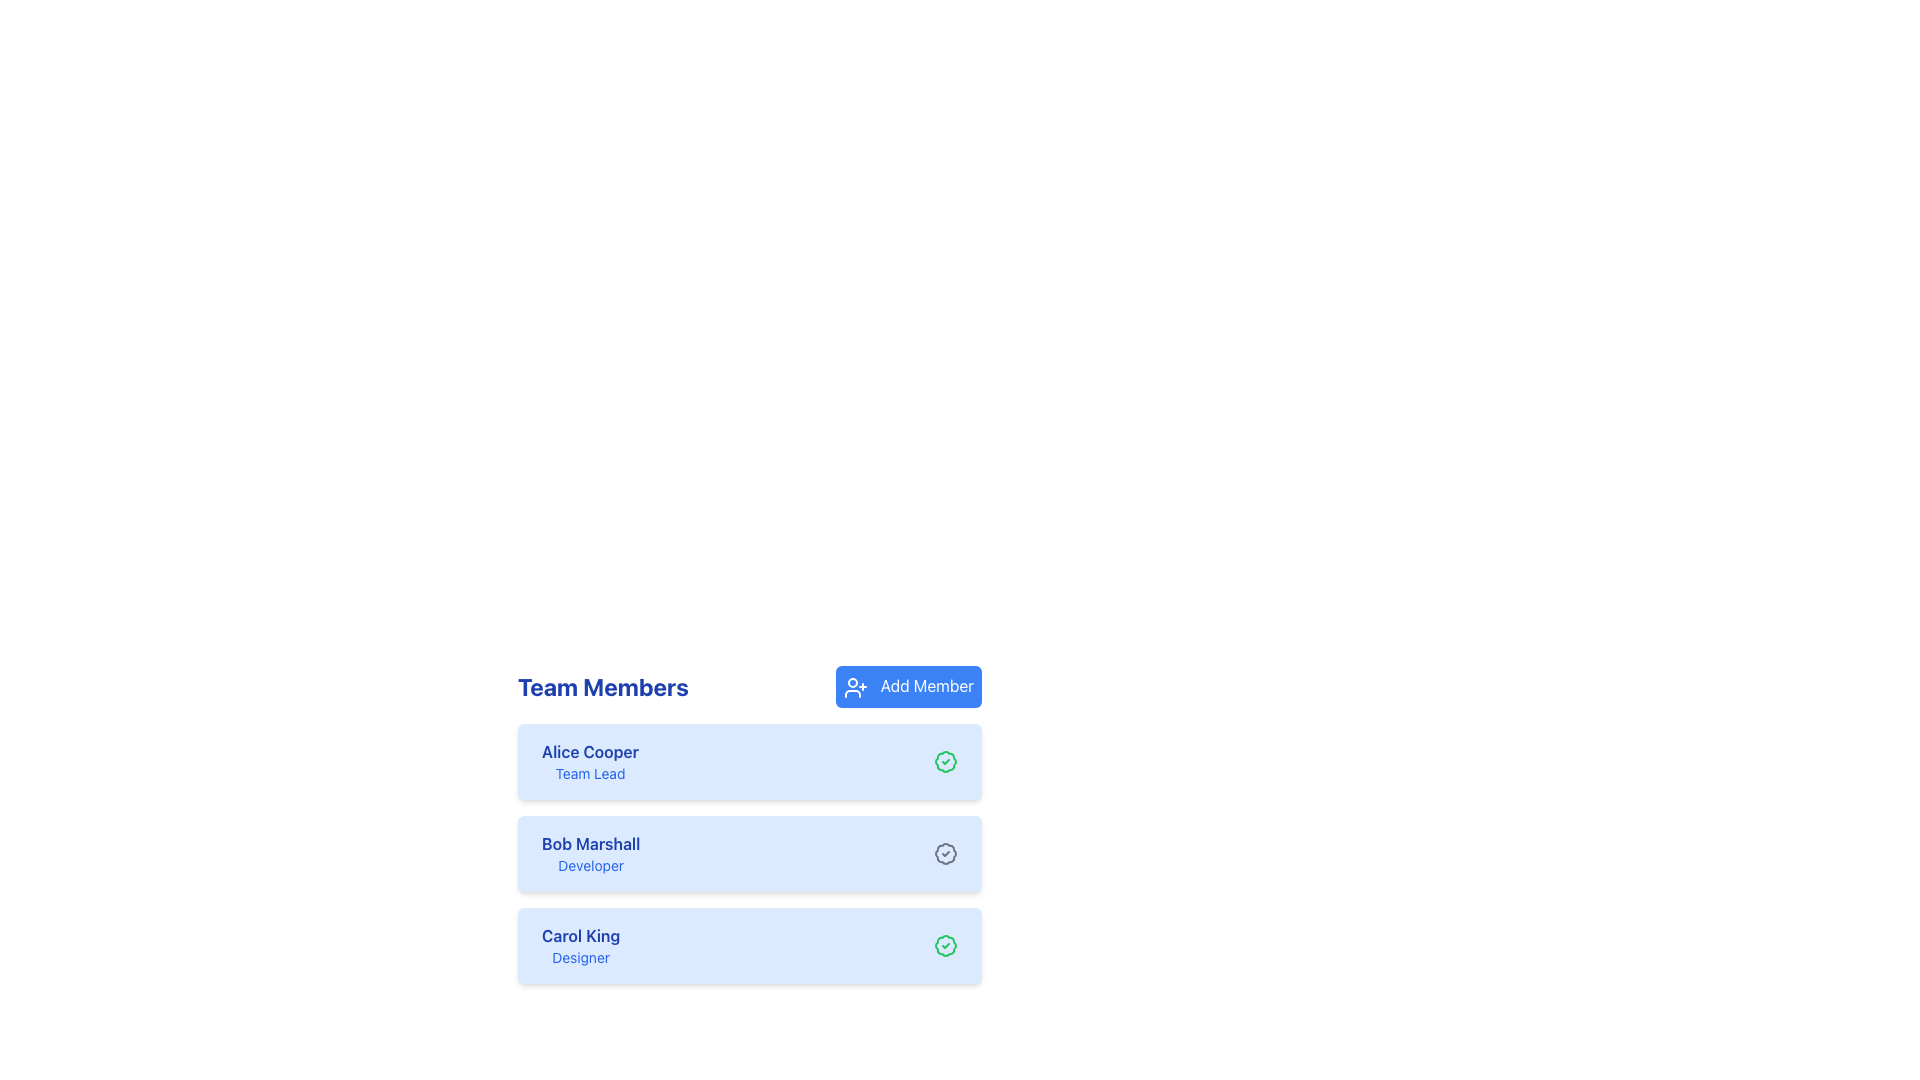 Image resolution: width=1920 pixels, height=1080 pixels. I want to click on name and role of the team lead displayed in the text element, which is the first item in the team members list with a light blue background, so click(589, 761).